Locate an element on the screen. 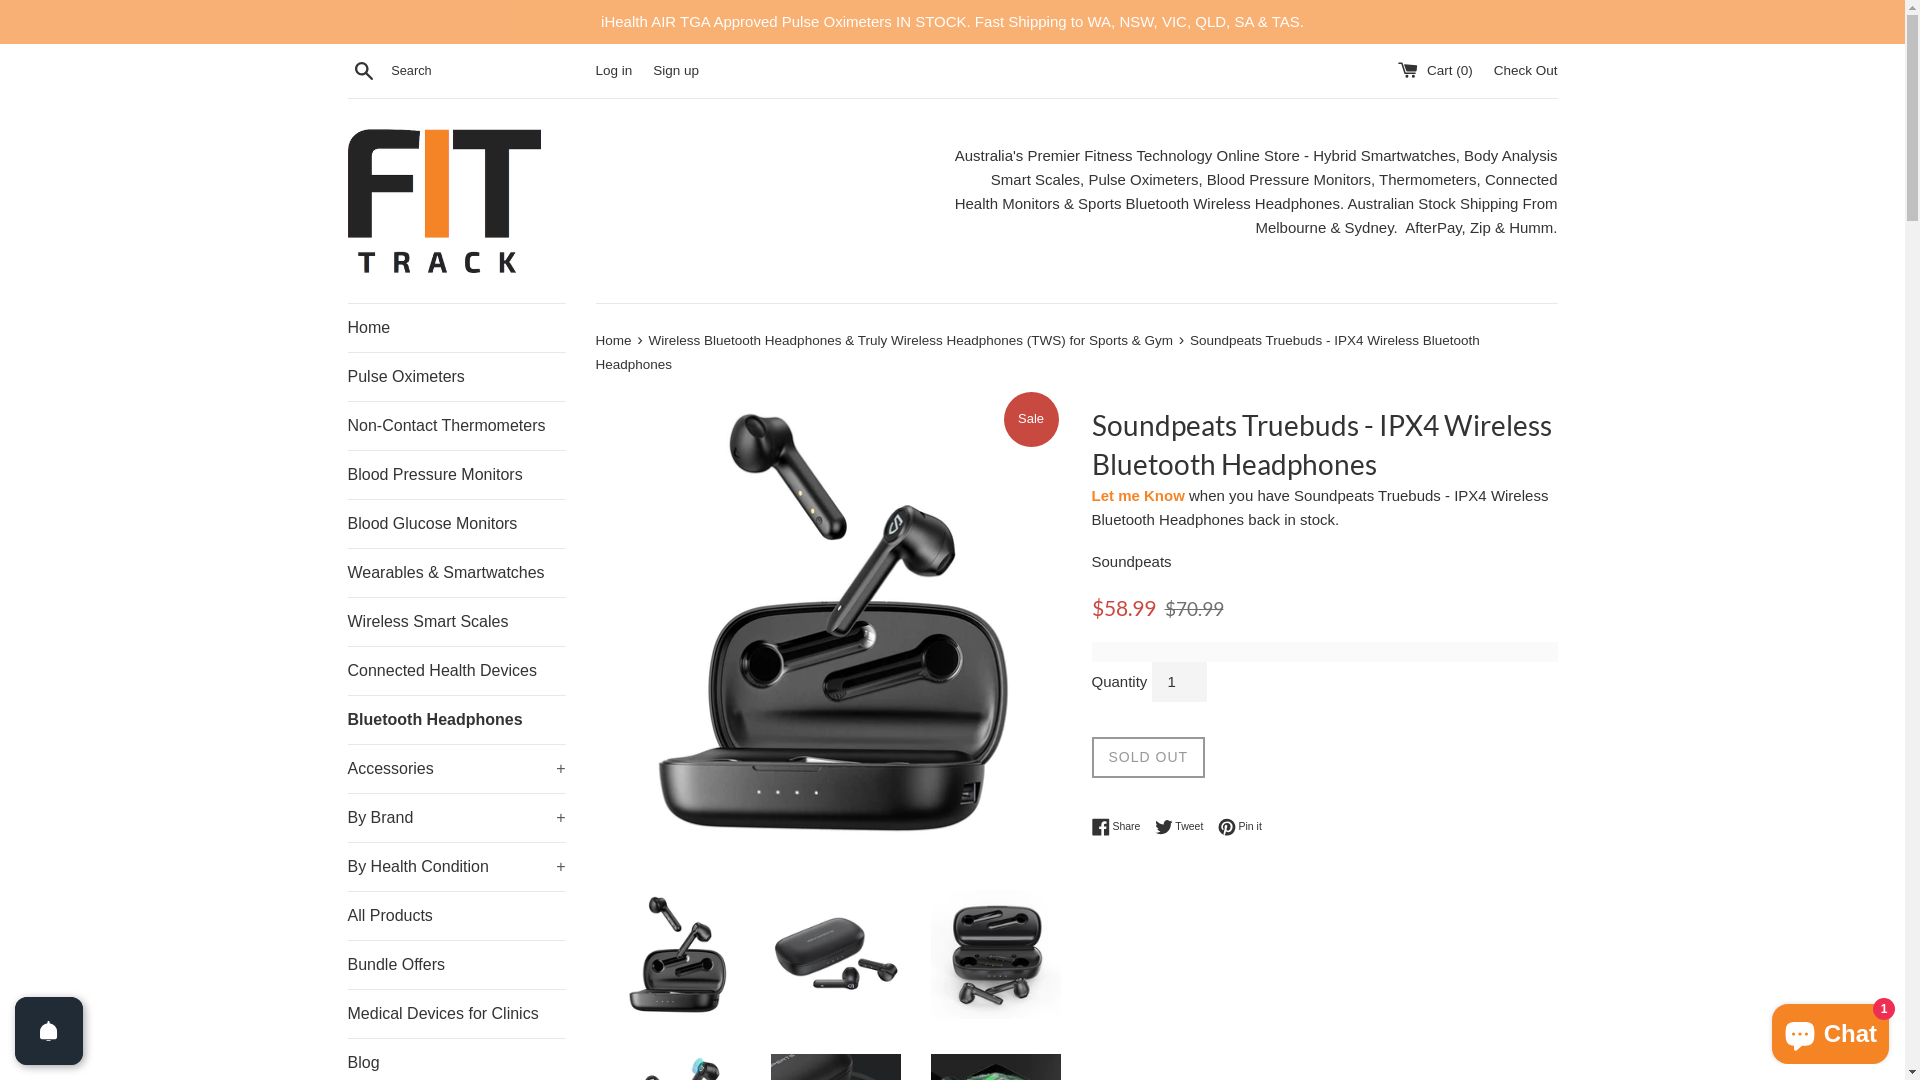 The width and height of the screenshot is (1920, 1080). 'Check Out' is located at coordinates (1525, 69).